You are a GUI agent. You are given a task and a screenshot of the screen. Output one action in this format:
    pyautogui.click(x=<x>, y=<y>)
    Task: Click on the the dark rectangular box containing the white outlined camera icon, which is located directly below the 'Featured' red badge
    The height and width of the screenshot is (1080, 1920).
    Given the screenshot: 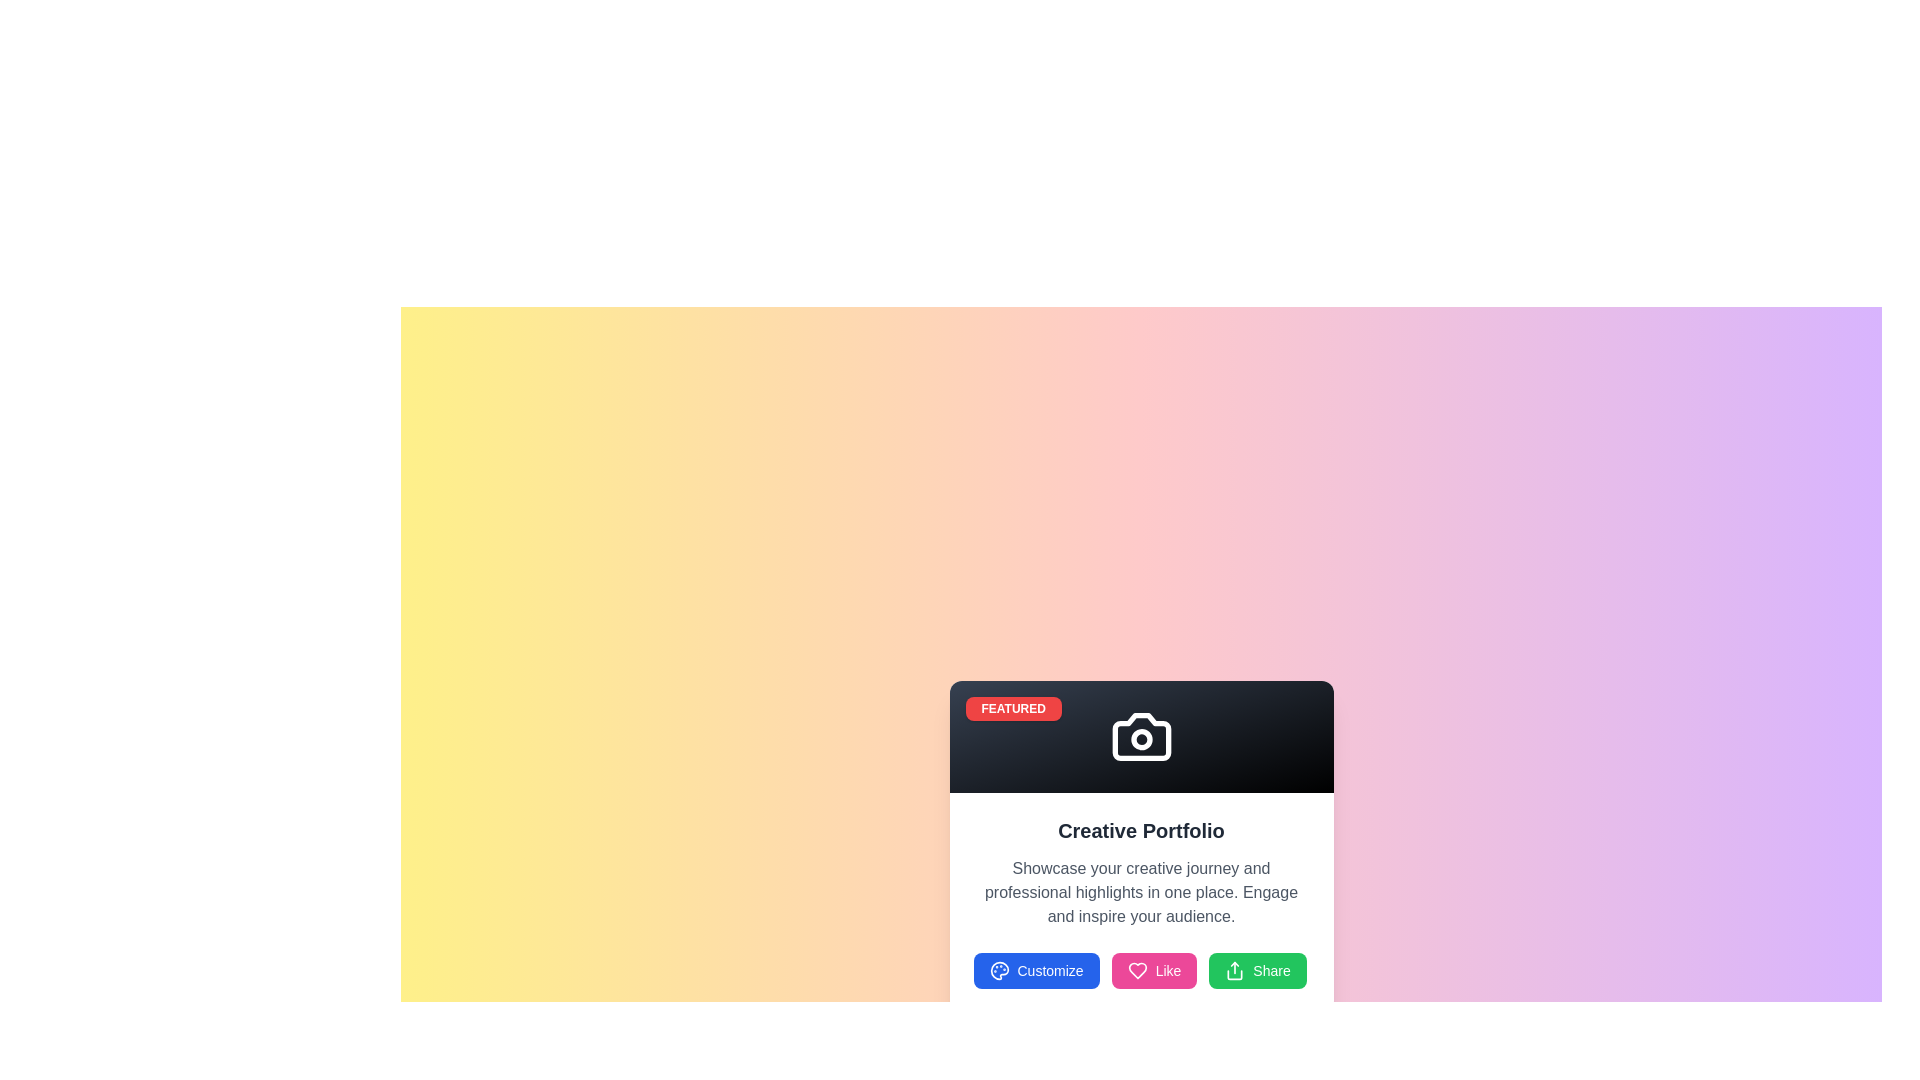 What is the action you would take?
    pyautogui.click(x=1141, y=736)
    